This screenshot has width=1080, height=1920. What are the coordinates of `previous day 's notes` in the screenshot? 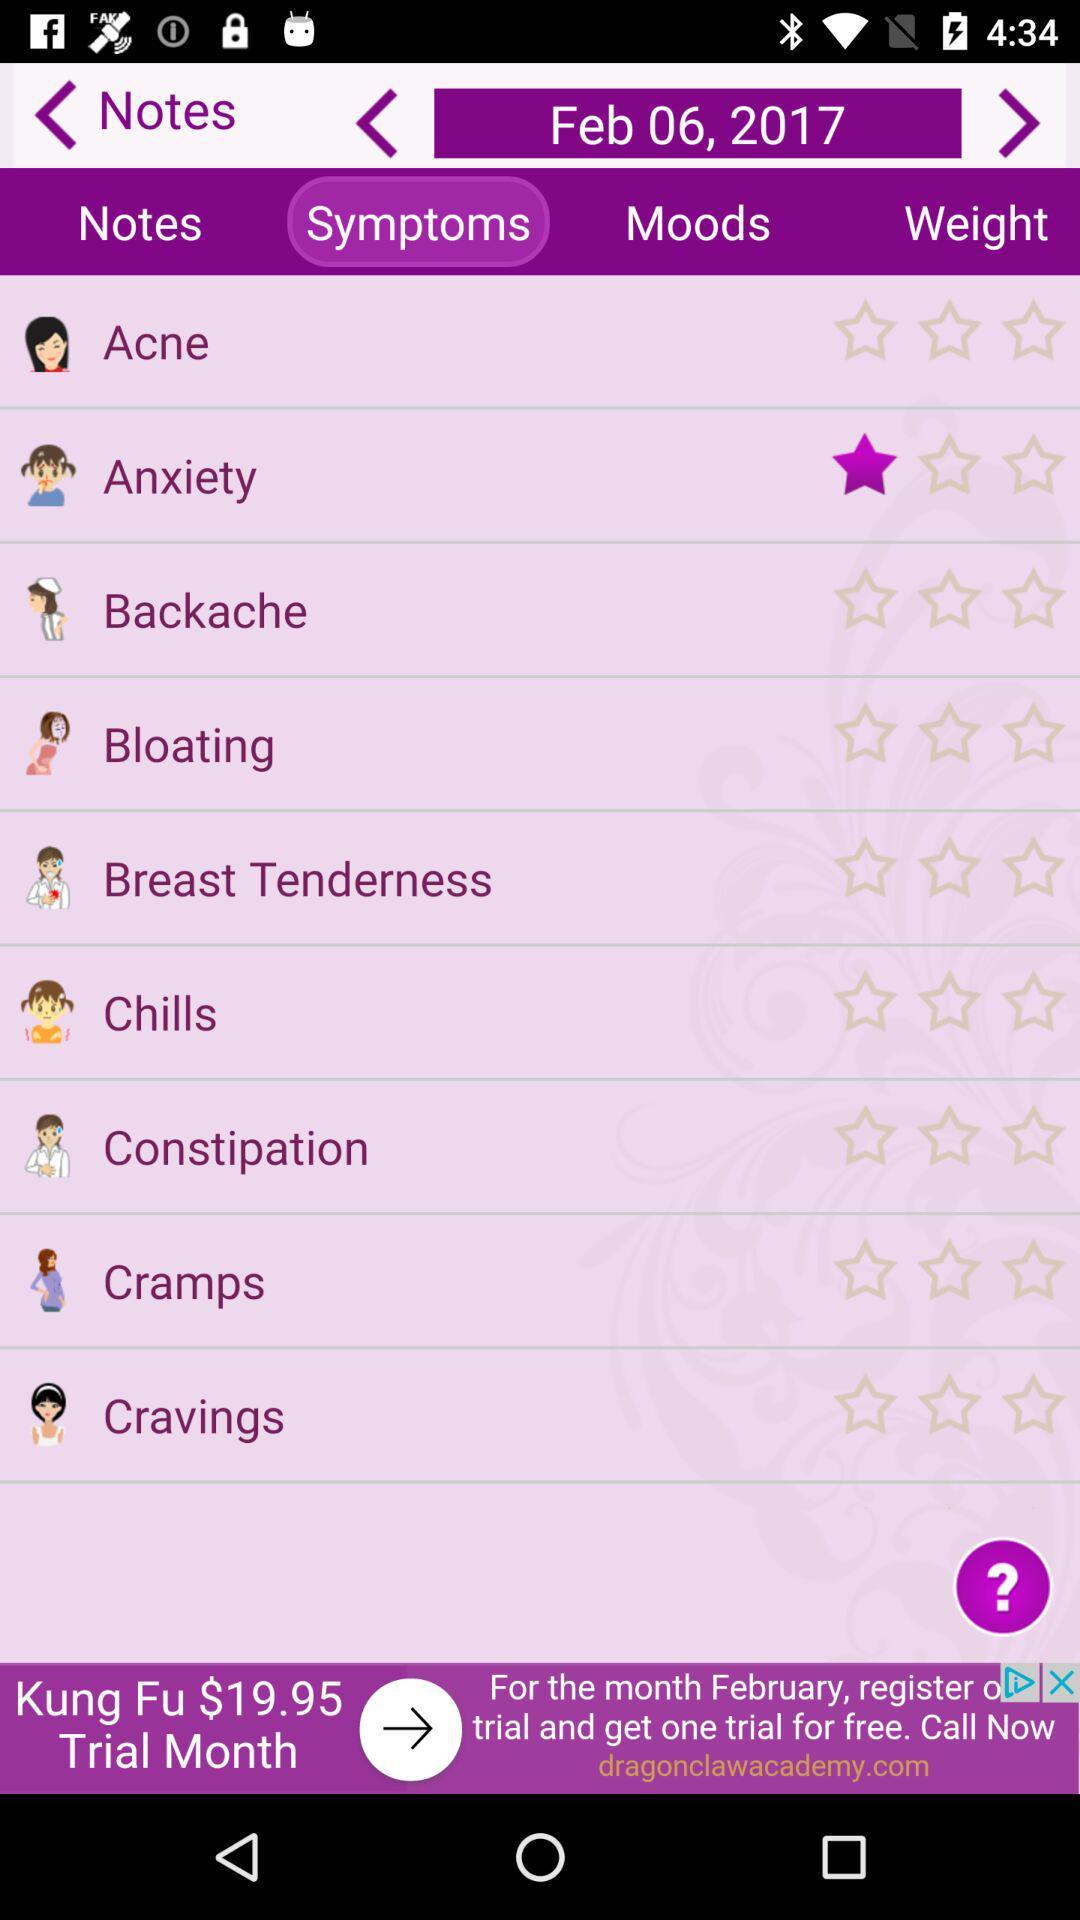 It's located at (376, 122).